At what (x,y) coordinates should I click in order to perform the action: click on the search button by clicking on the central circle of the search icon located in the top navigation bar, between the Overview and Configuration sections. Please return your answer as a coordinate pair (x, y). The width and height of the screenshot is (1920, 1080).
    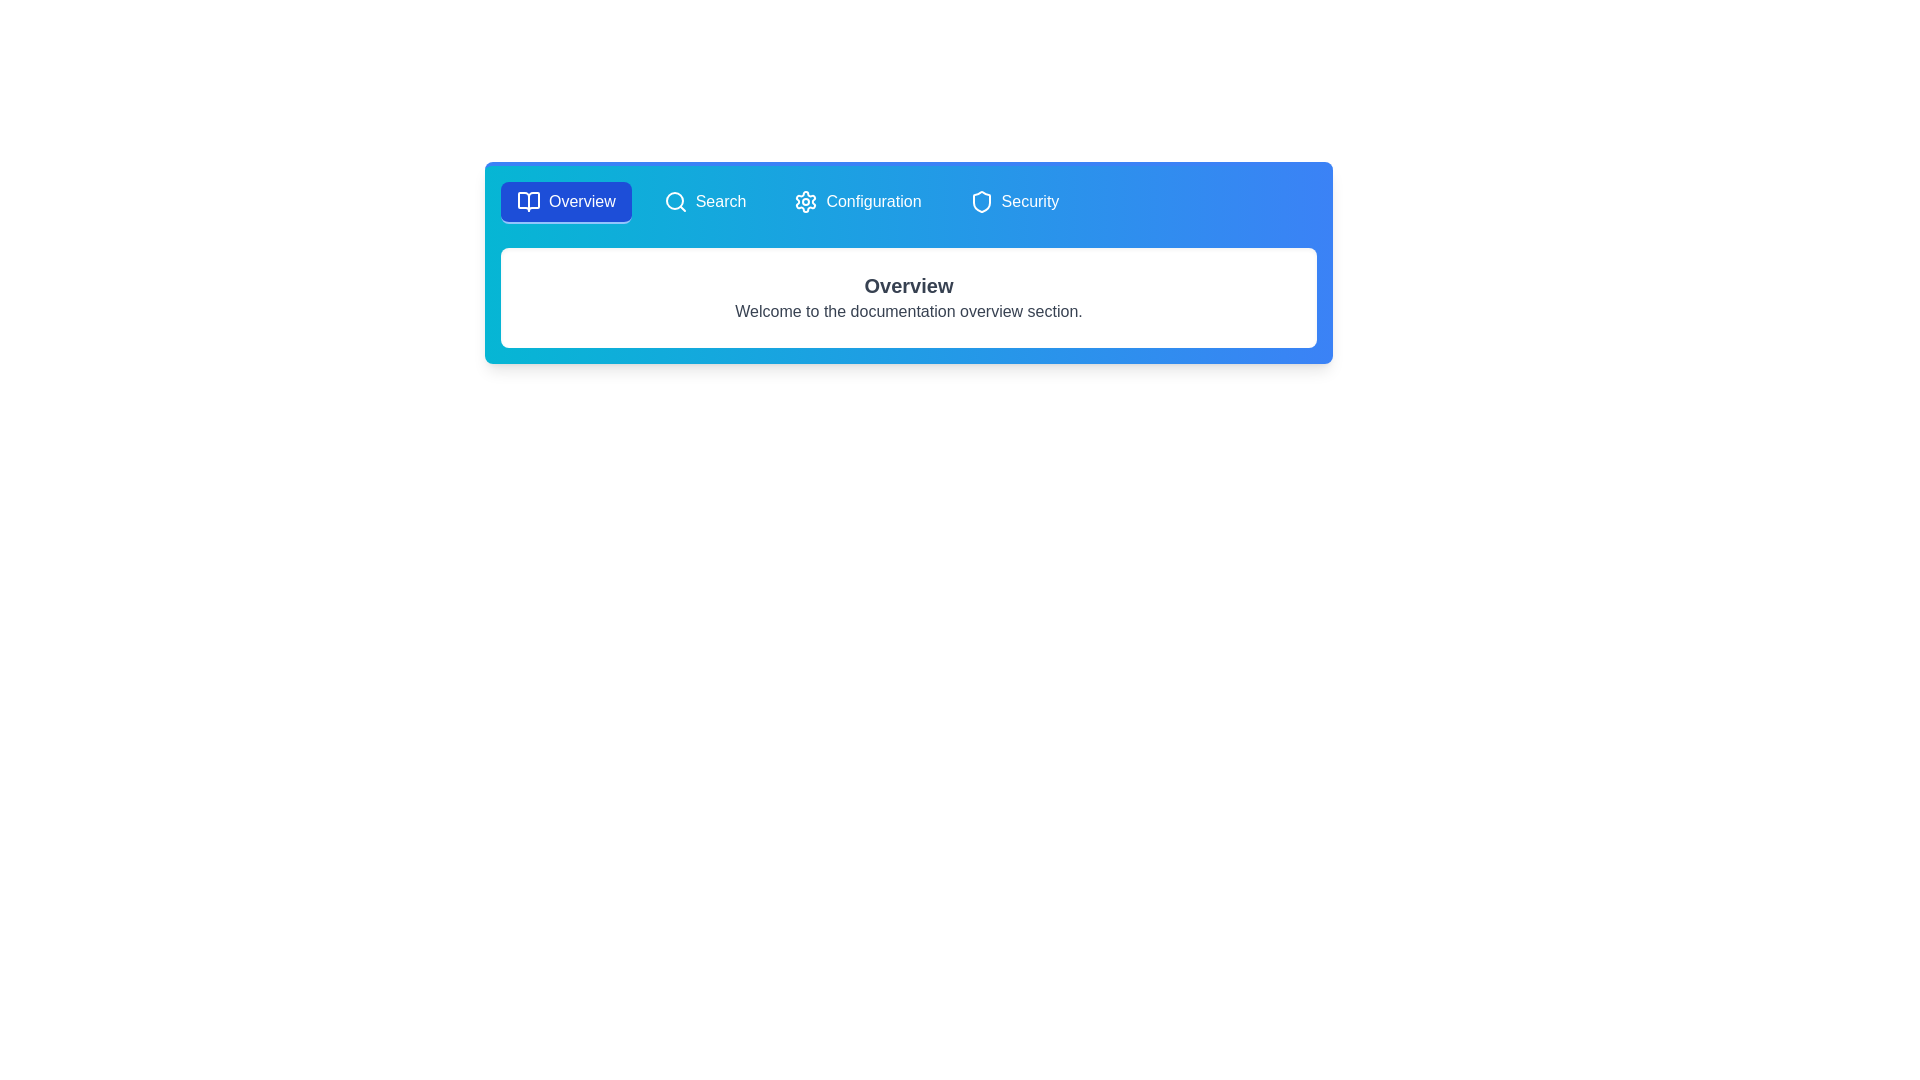
    Looking at the image, I should click on (674, 200).